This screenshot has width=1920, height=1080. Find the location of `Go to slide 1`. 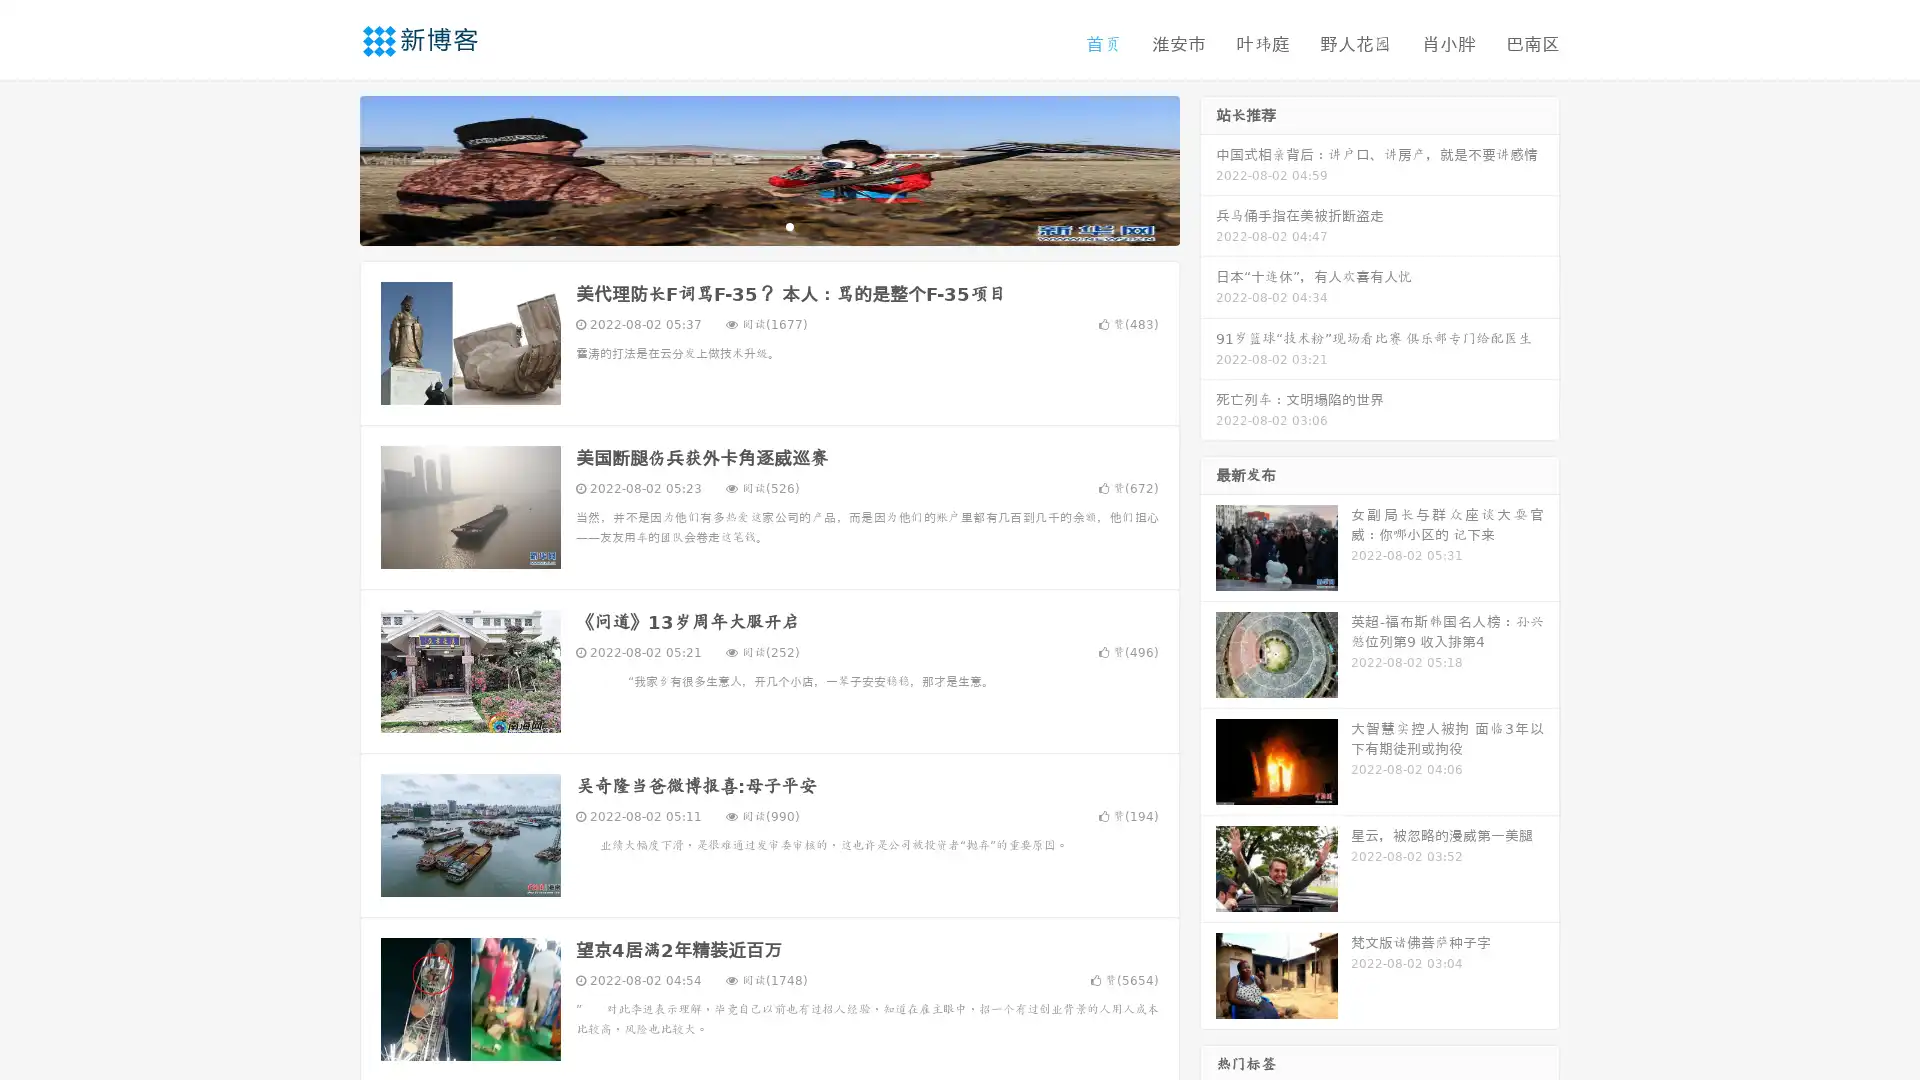

Go to slide 1 is located at coordinates (748, 225).